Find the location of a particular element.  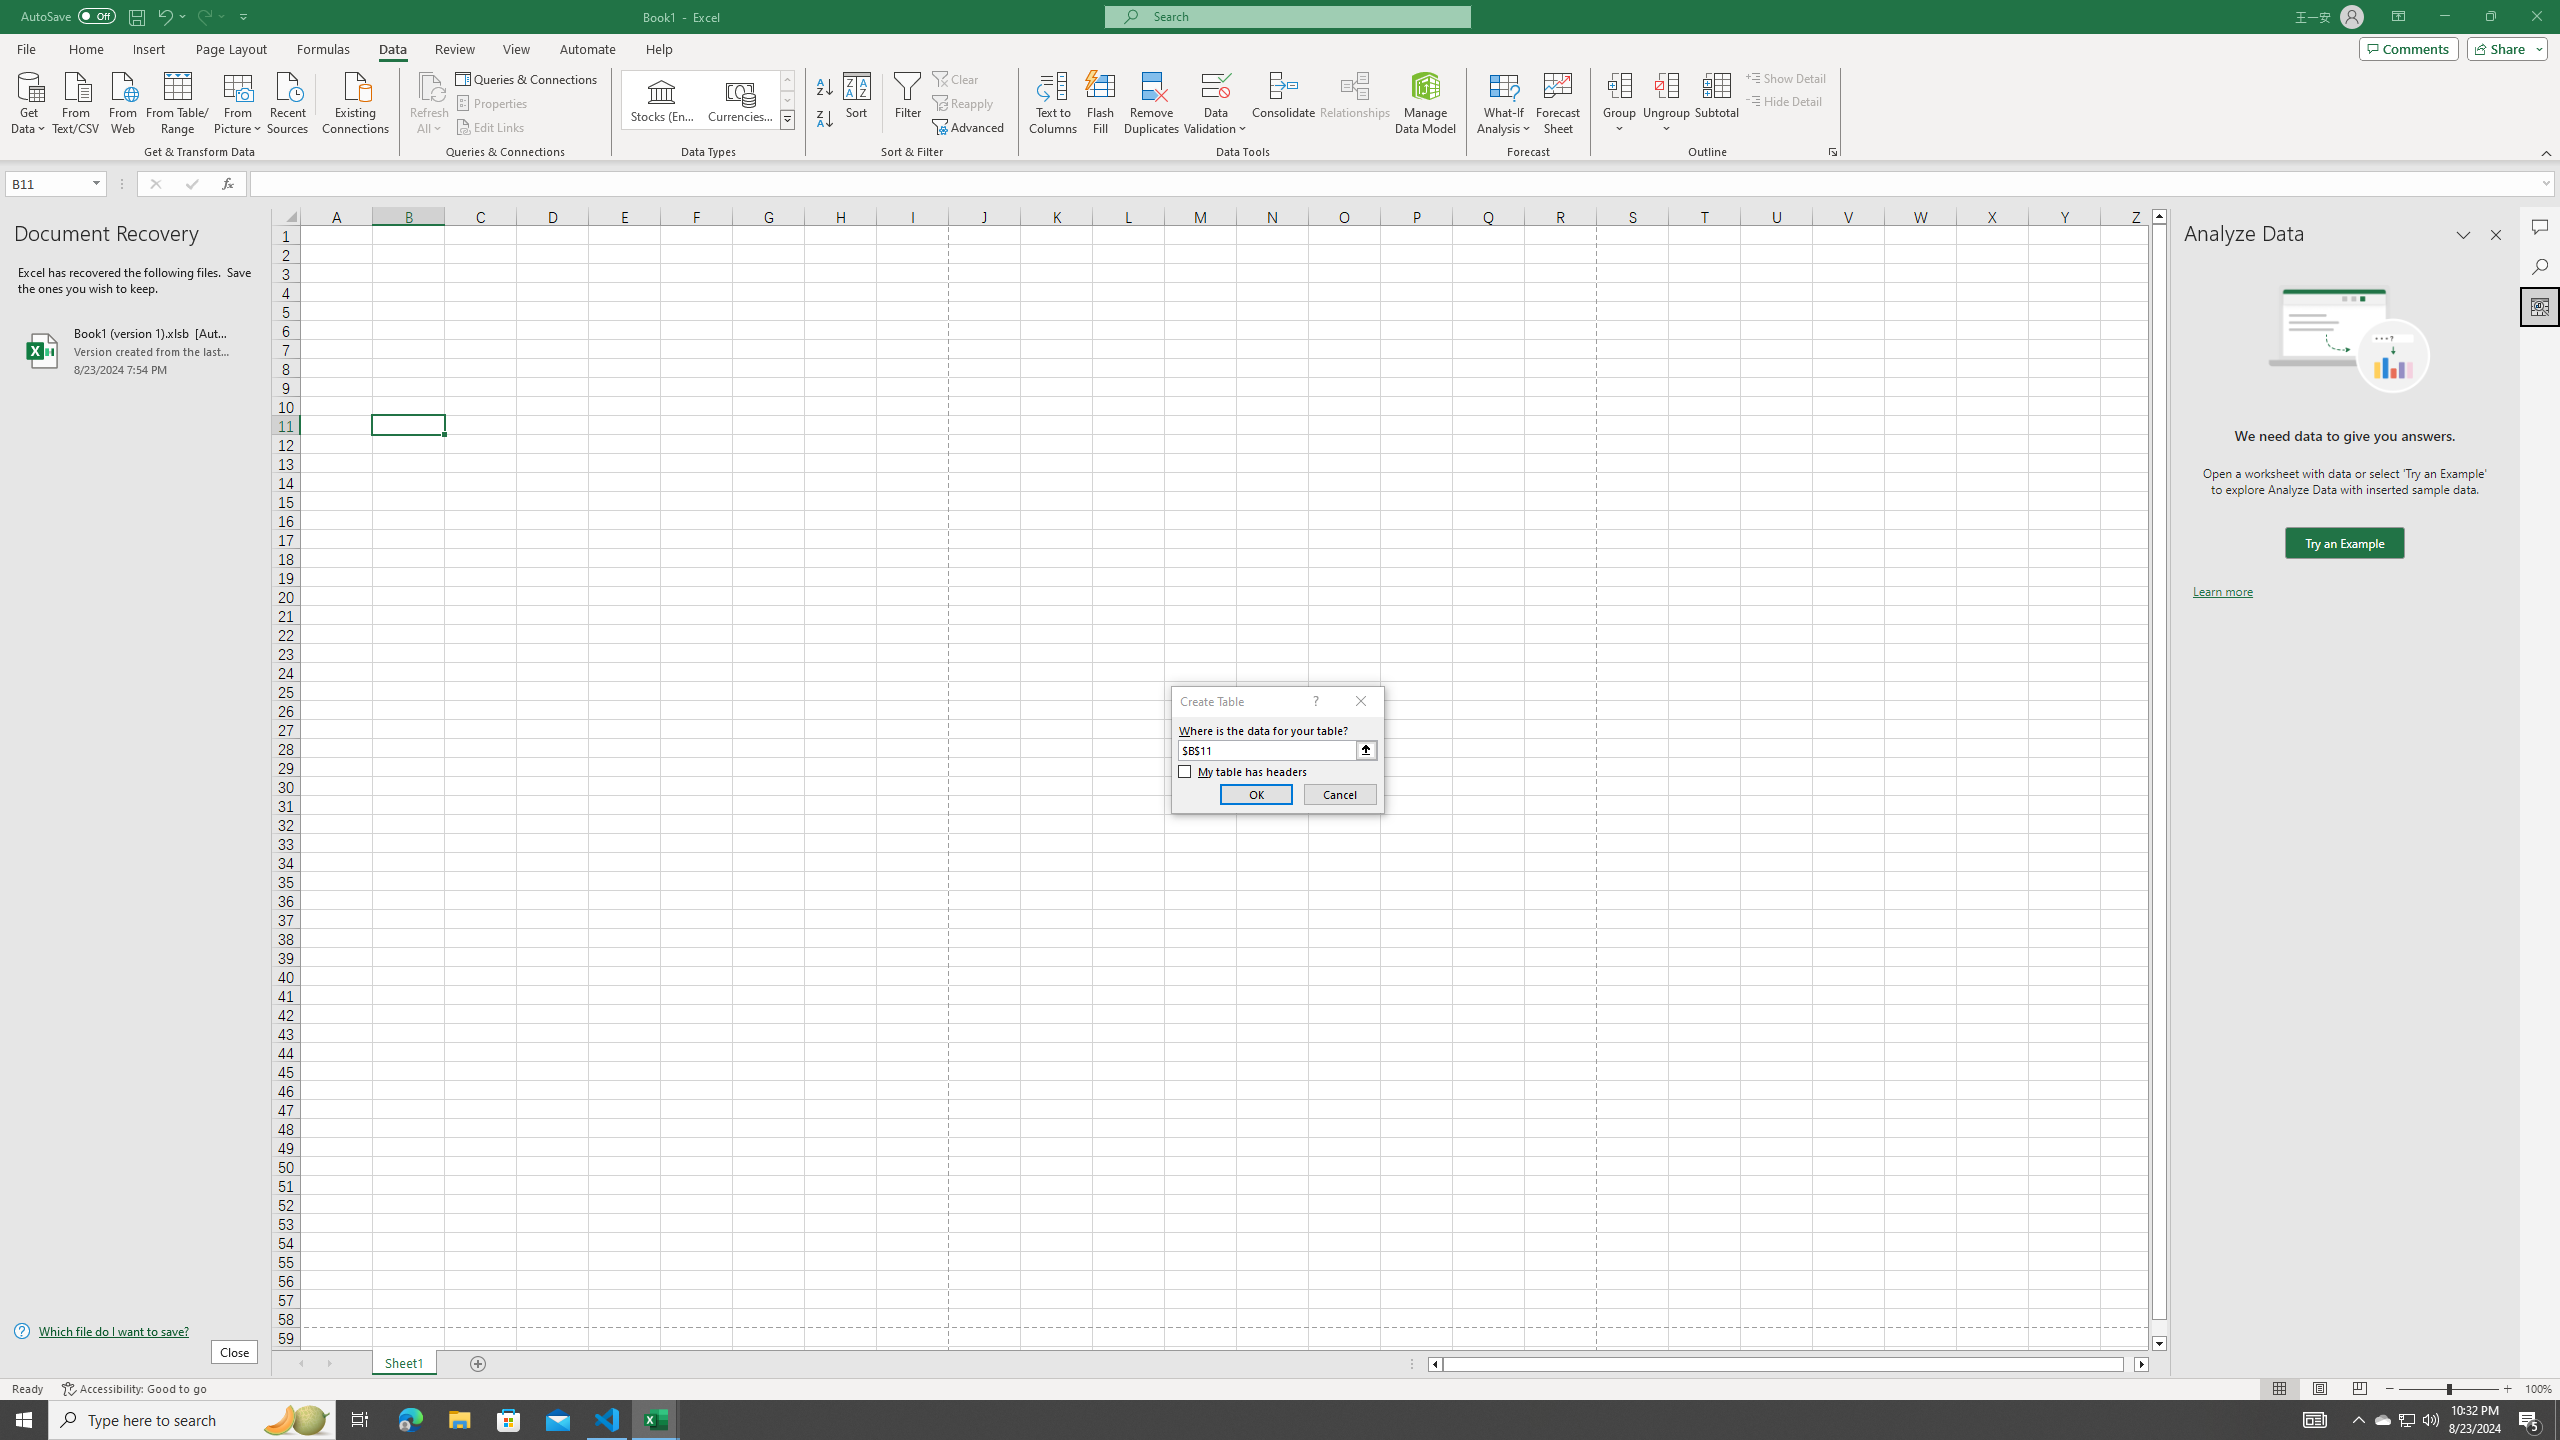

'Book1 (version 1).xlsb  [AutoRecovered]' is located at coordinates (134, 349).